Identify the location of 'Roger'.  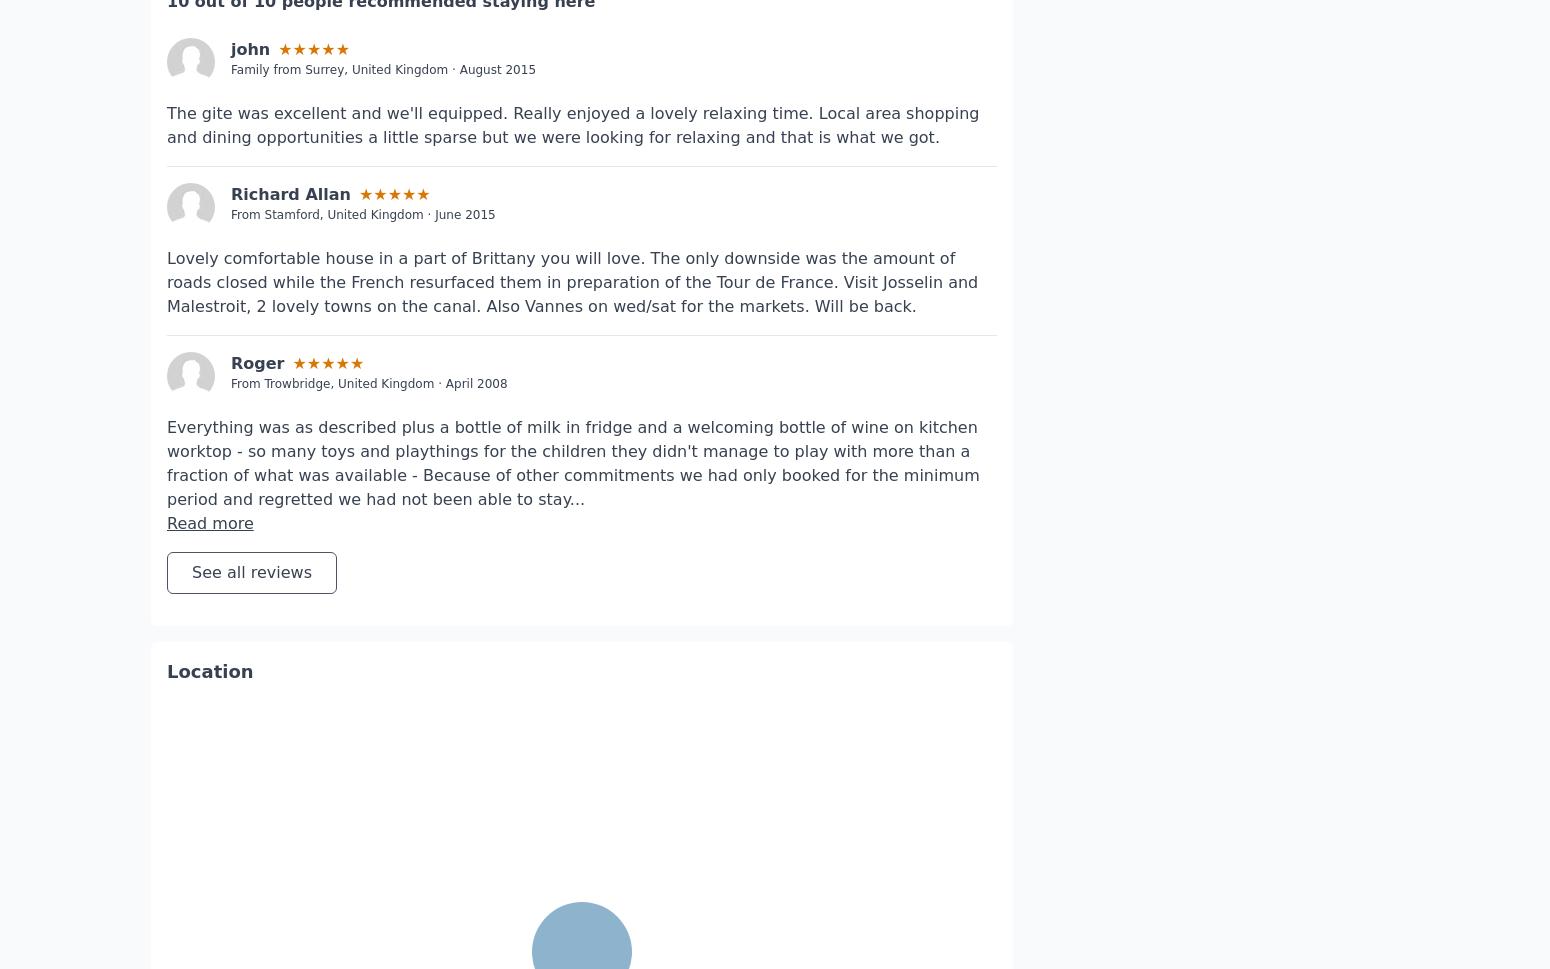
(257, 303).